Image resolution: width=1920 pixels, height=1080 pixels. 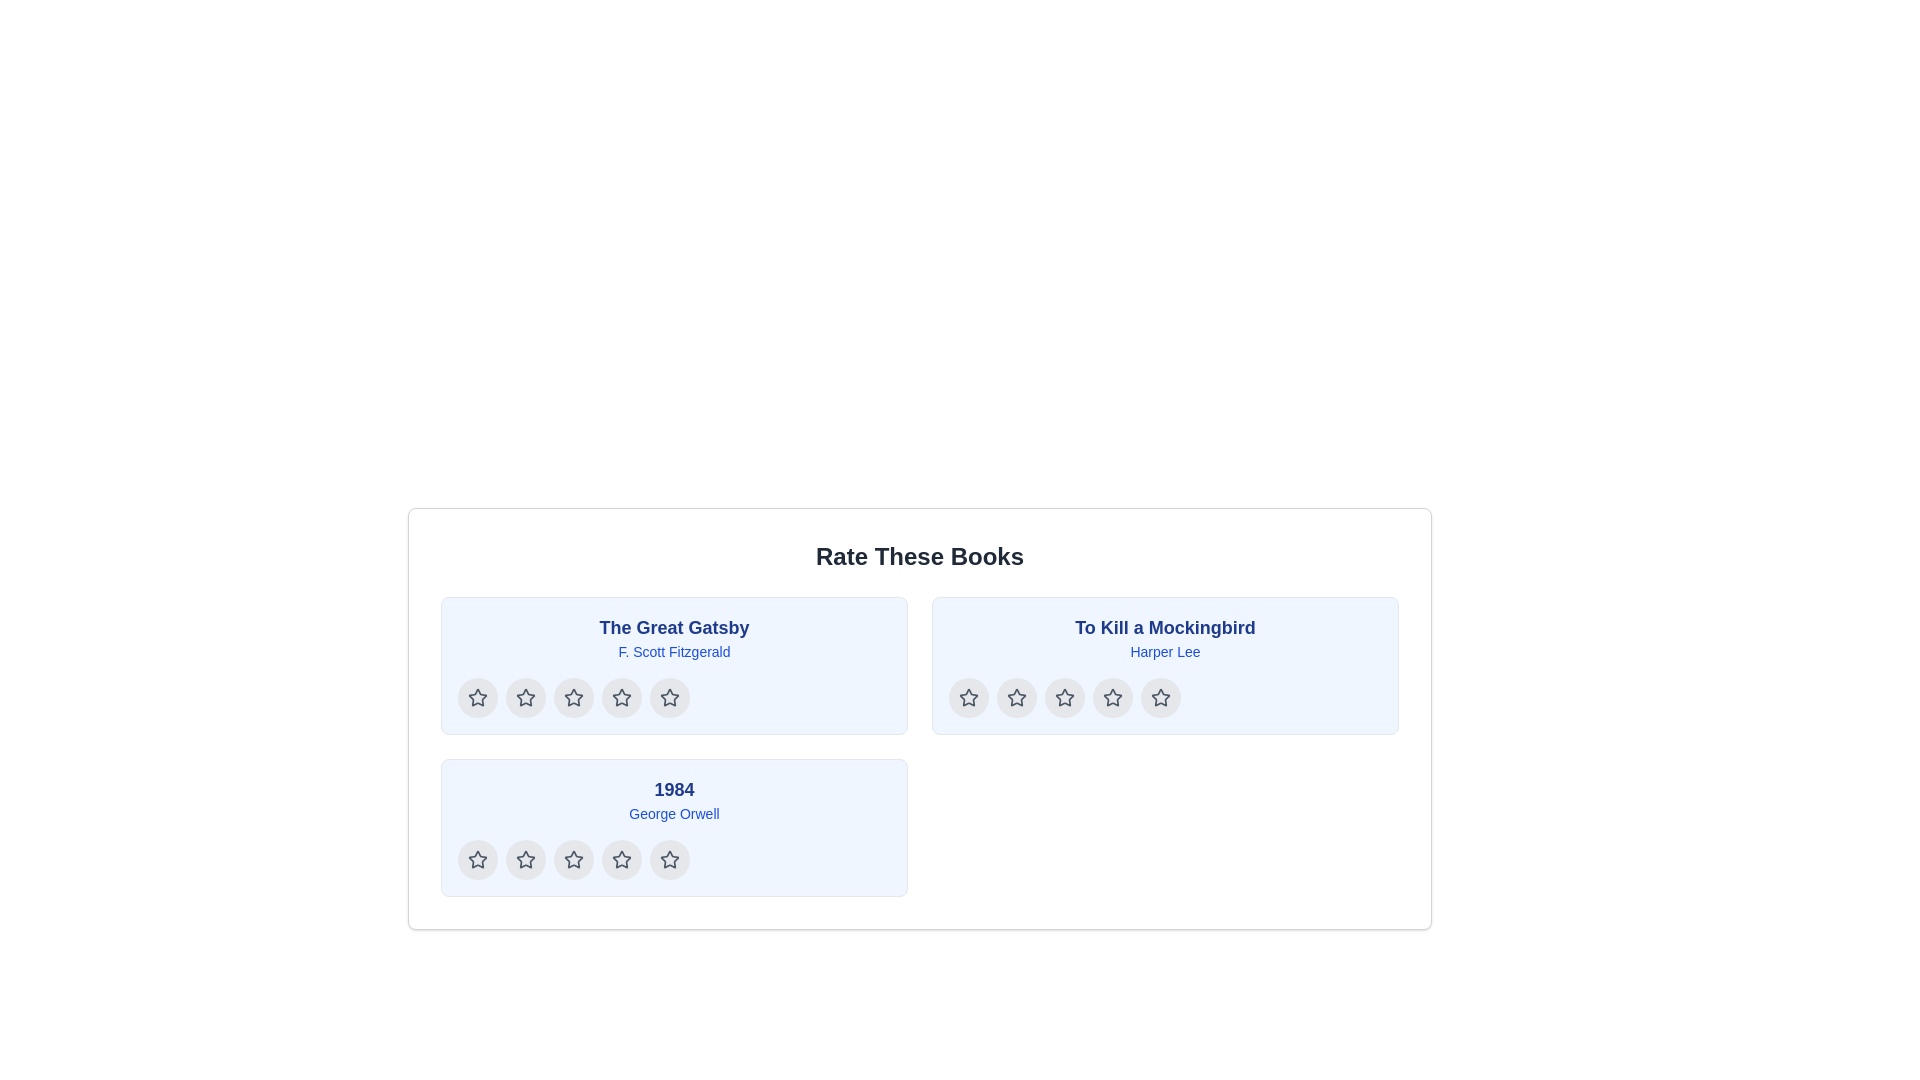 What do you see at coordinates (1165, 627) in the screenshot?
I see `the main title text label of the book, located at the top of its containing card, above the text 'Harper Lee'` at bounding box center [1165, 627].